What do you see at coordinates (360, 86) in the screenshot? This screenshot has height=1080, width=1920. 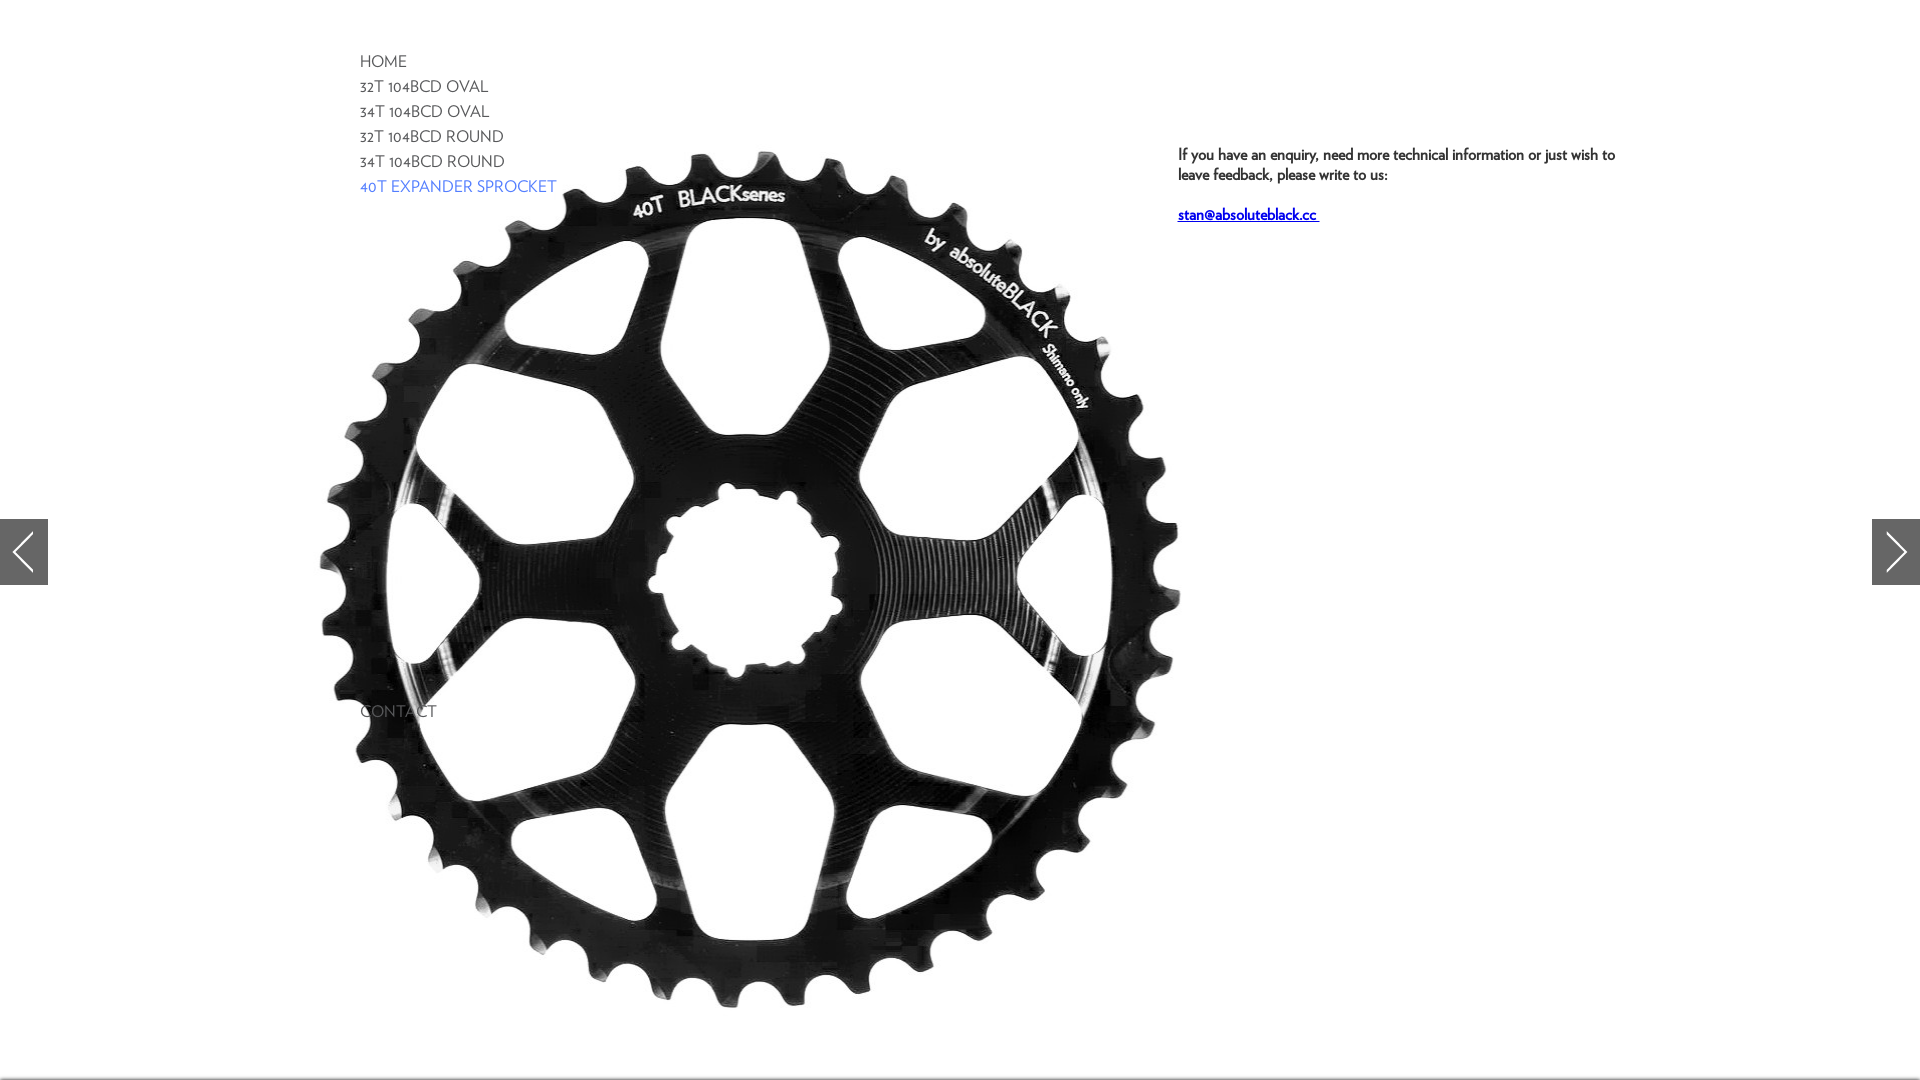 I see `'32T 104BCD OVAL'` at bounding box center [360, 86].